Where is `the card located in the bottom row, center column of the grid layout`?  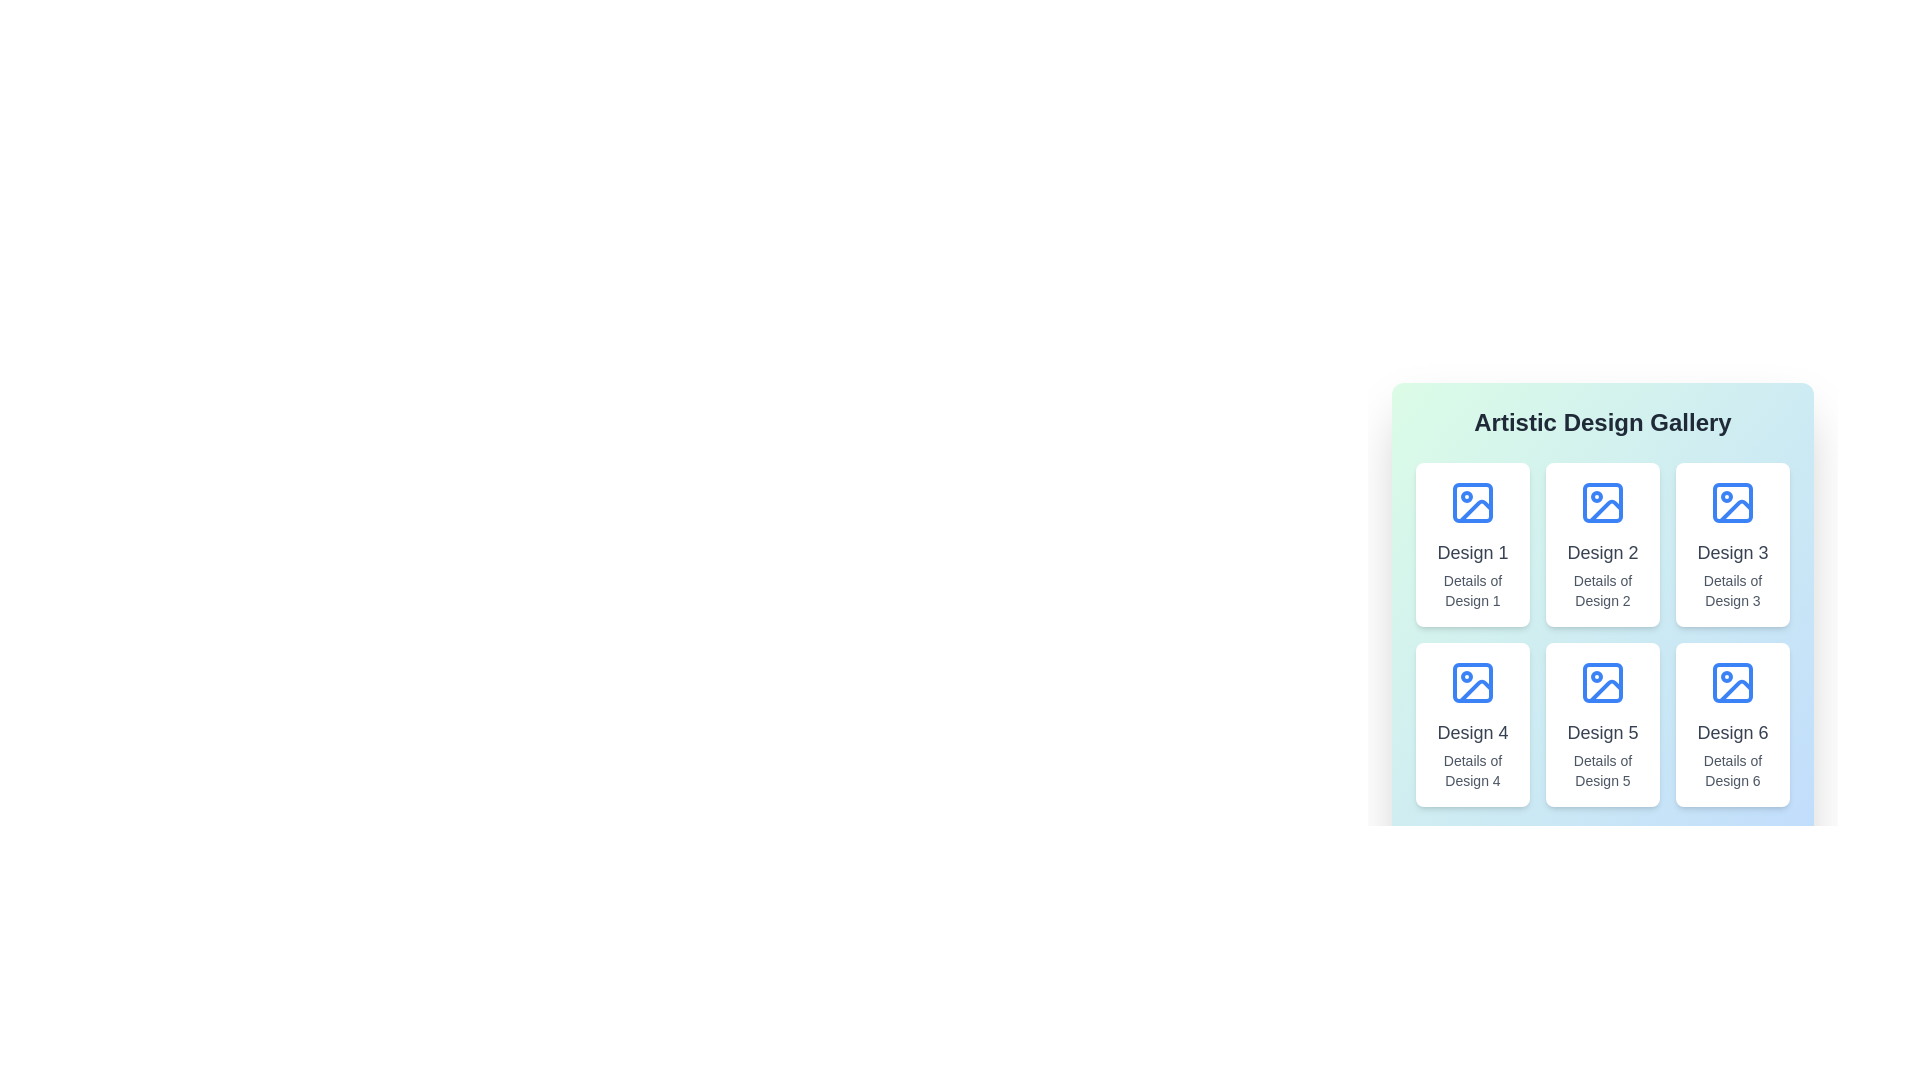
the card located in the bottom row, center column of the grid layout is located at coordinates (1603, 725).